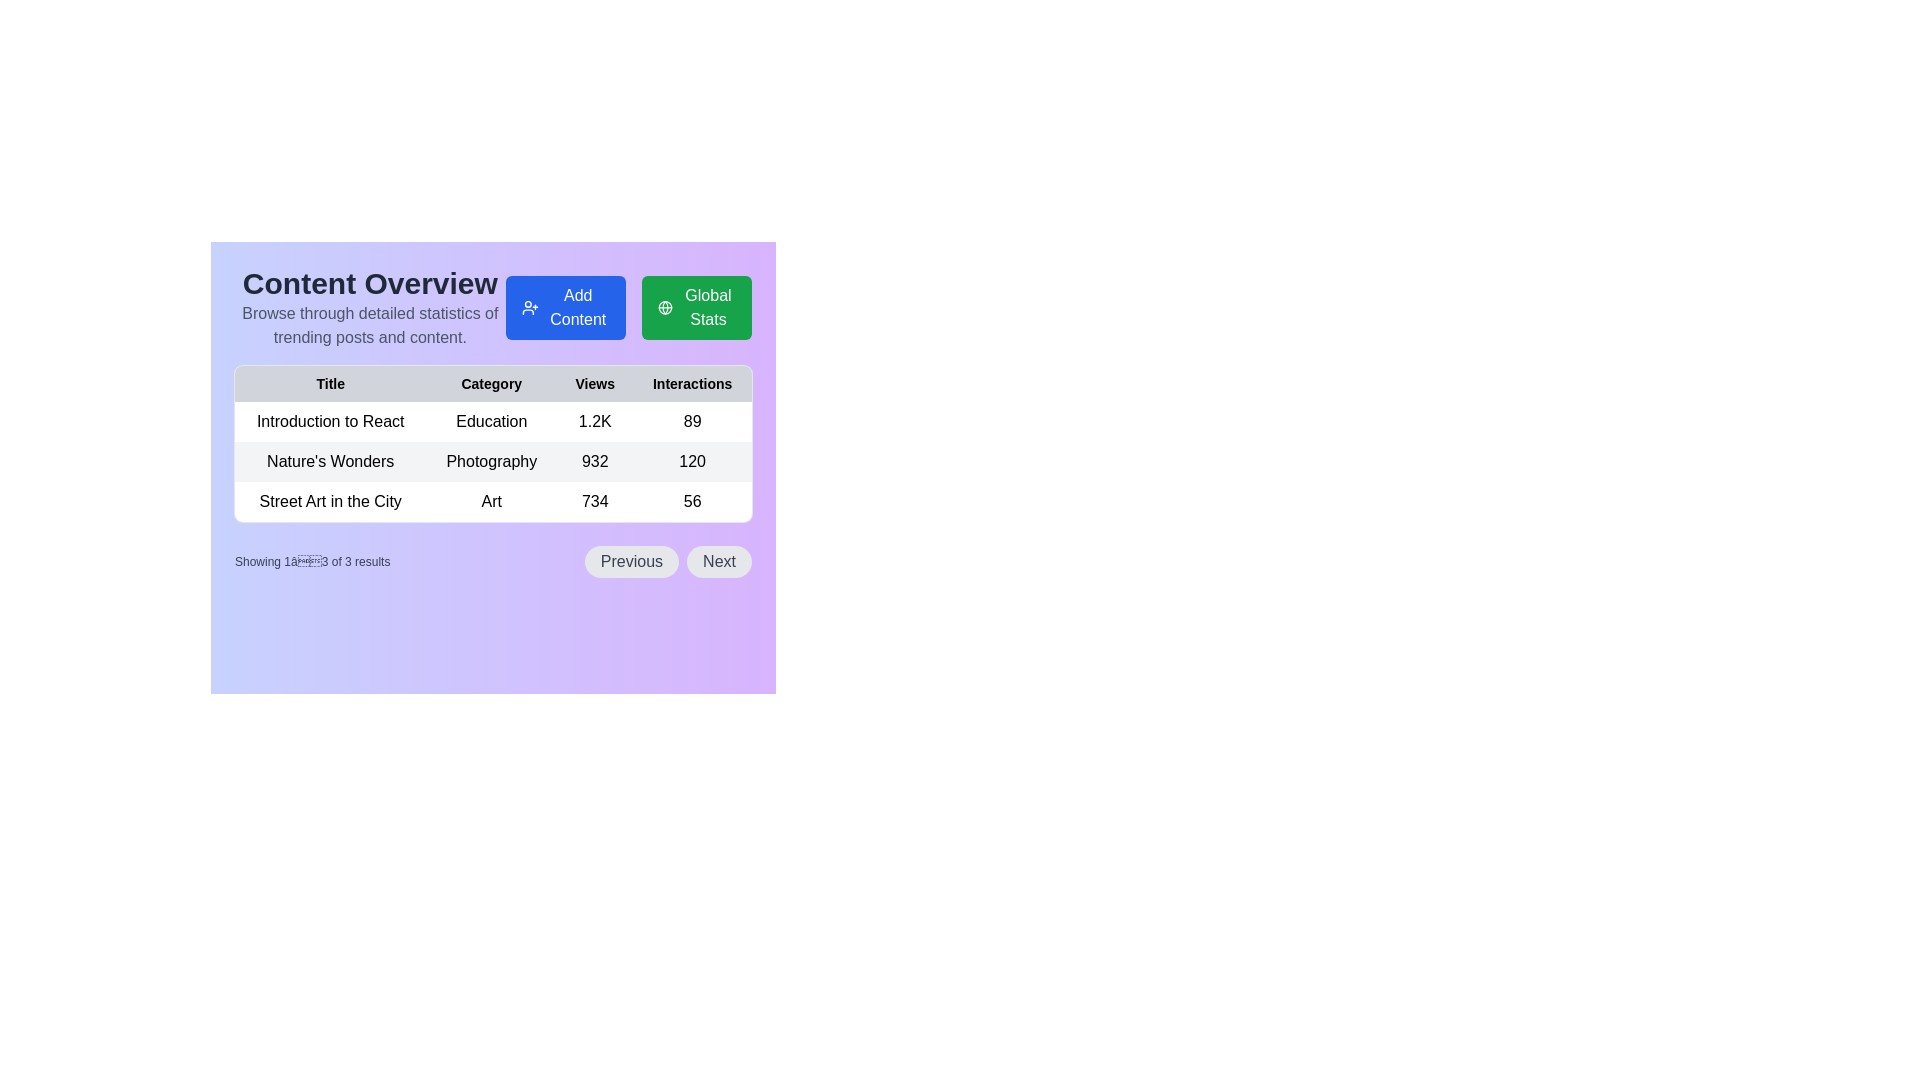 This screenshot has width=1920, height=1080. I want to click on the Text Header located at the top-left section of the layout, which serves as the main title indicating the subject matter of the page or section, so click(370, 284).